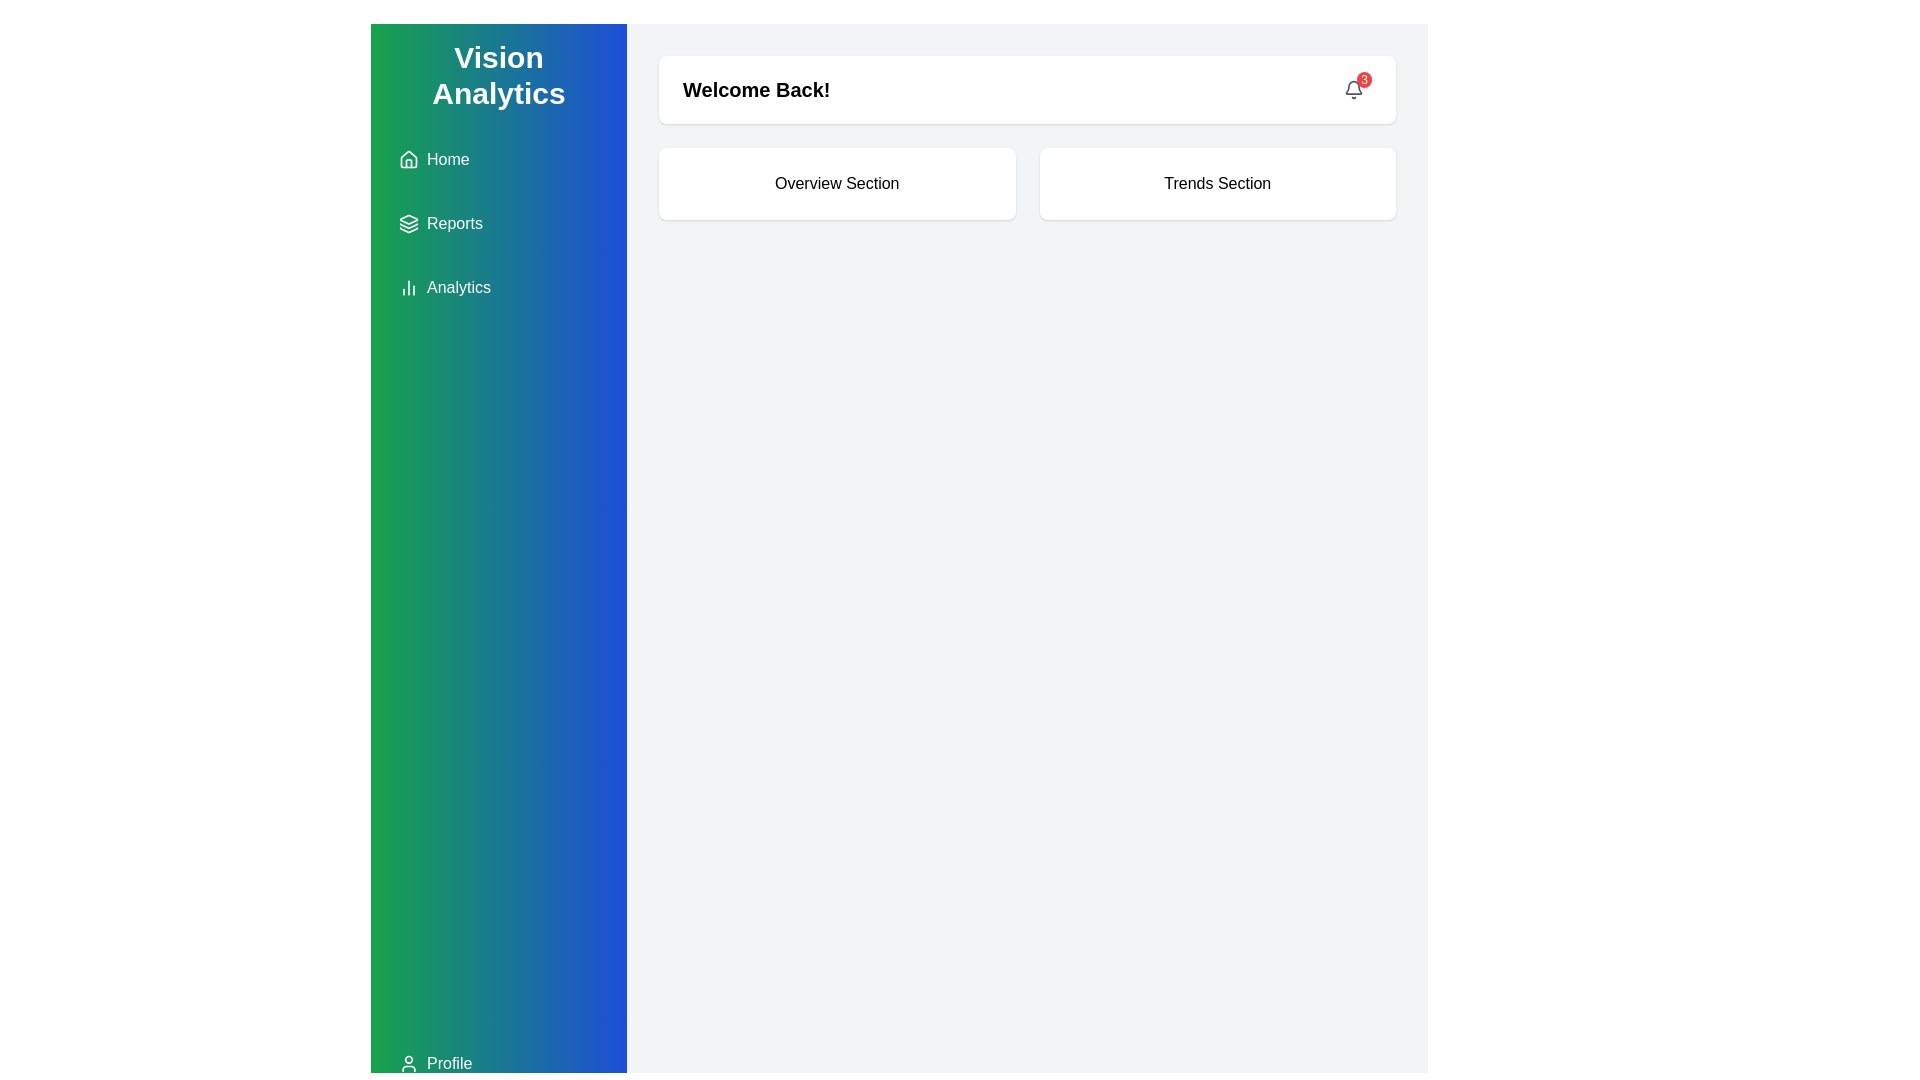 The height and width of the screenshot is (1080, 1920). Describe the element at coordinates (407, 225) in the screenshot. I see `the second curved triangular shape in the vertically stacked arrangement of three shapes within the Reports label on the left-side navigation bar` at that location.